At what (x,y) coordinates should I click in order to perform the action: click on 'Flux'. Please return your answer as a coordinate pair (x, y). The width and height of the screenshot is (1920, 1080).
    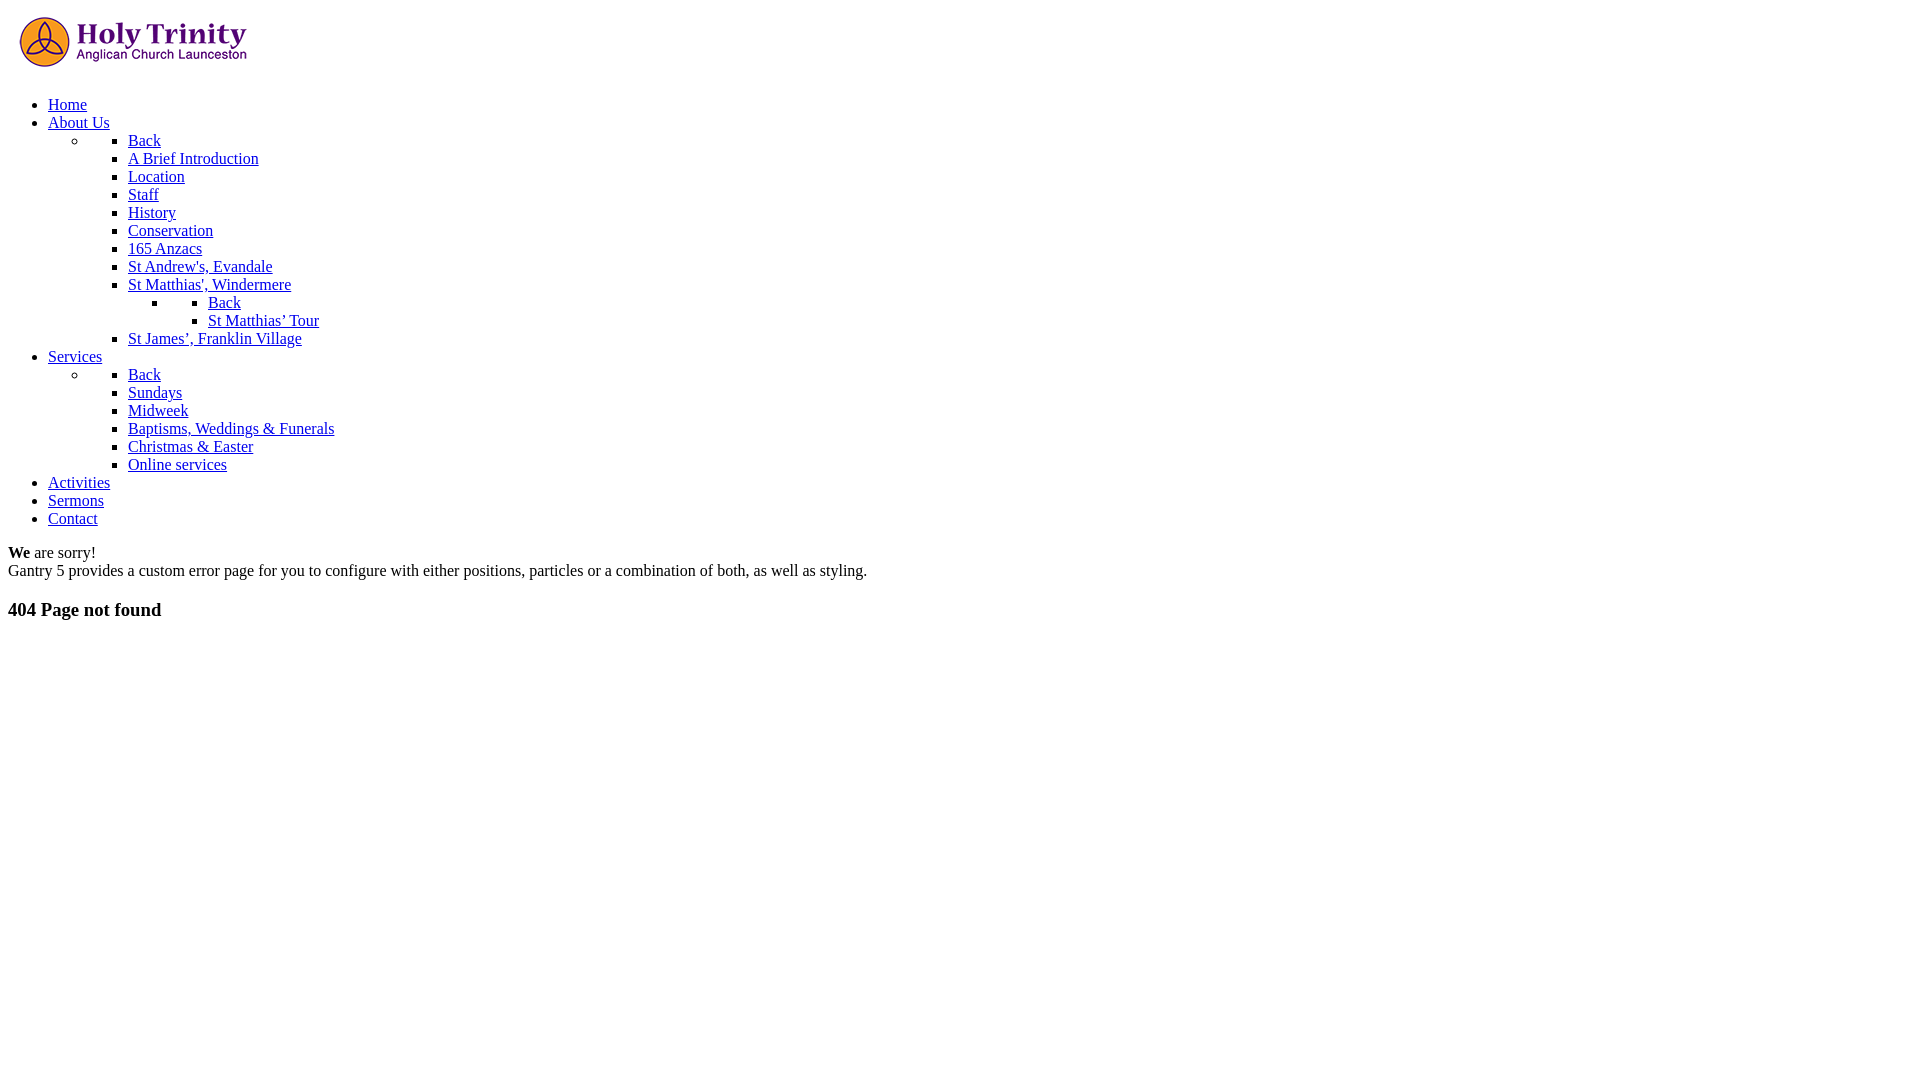
    Looking at the image, I should click on (132, 69).